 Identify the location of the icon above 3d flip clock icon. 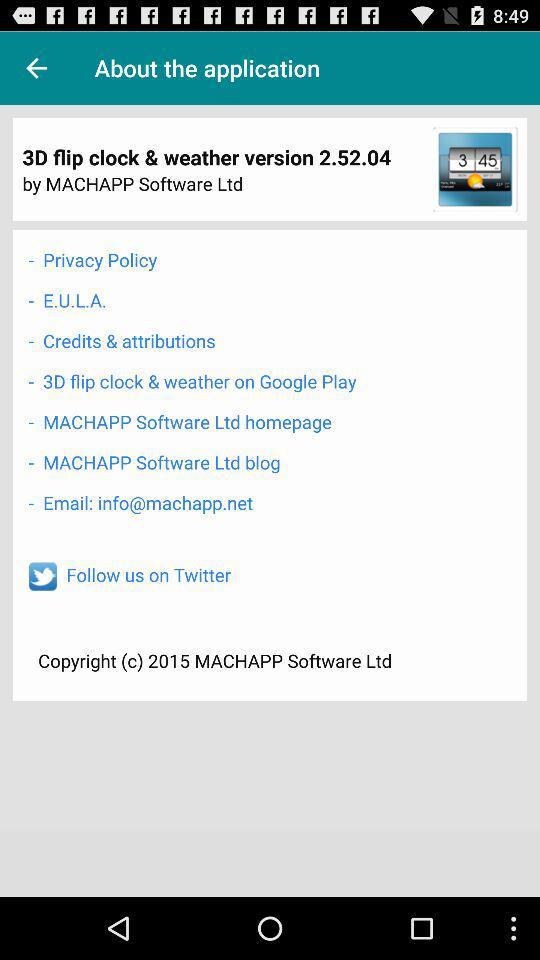
(122, 340).